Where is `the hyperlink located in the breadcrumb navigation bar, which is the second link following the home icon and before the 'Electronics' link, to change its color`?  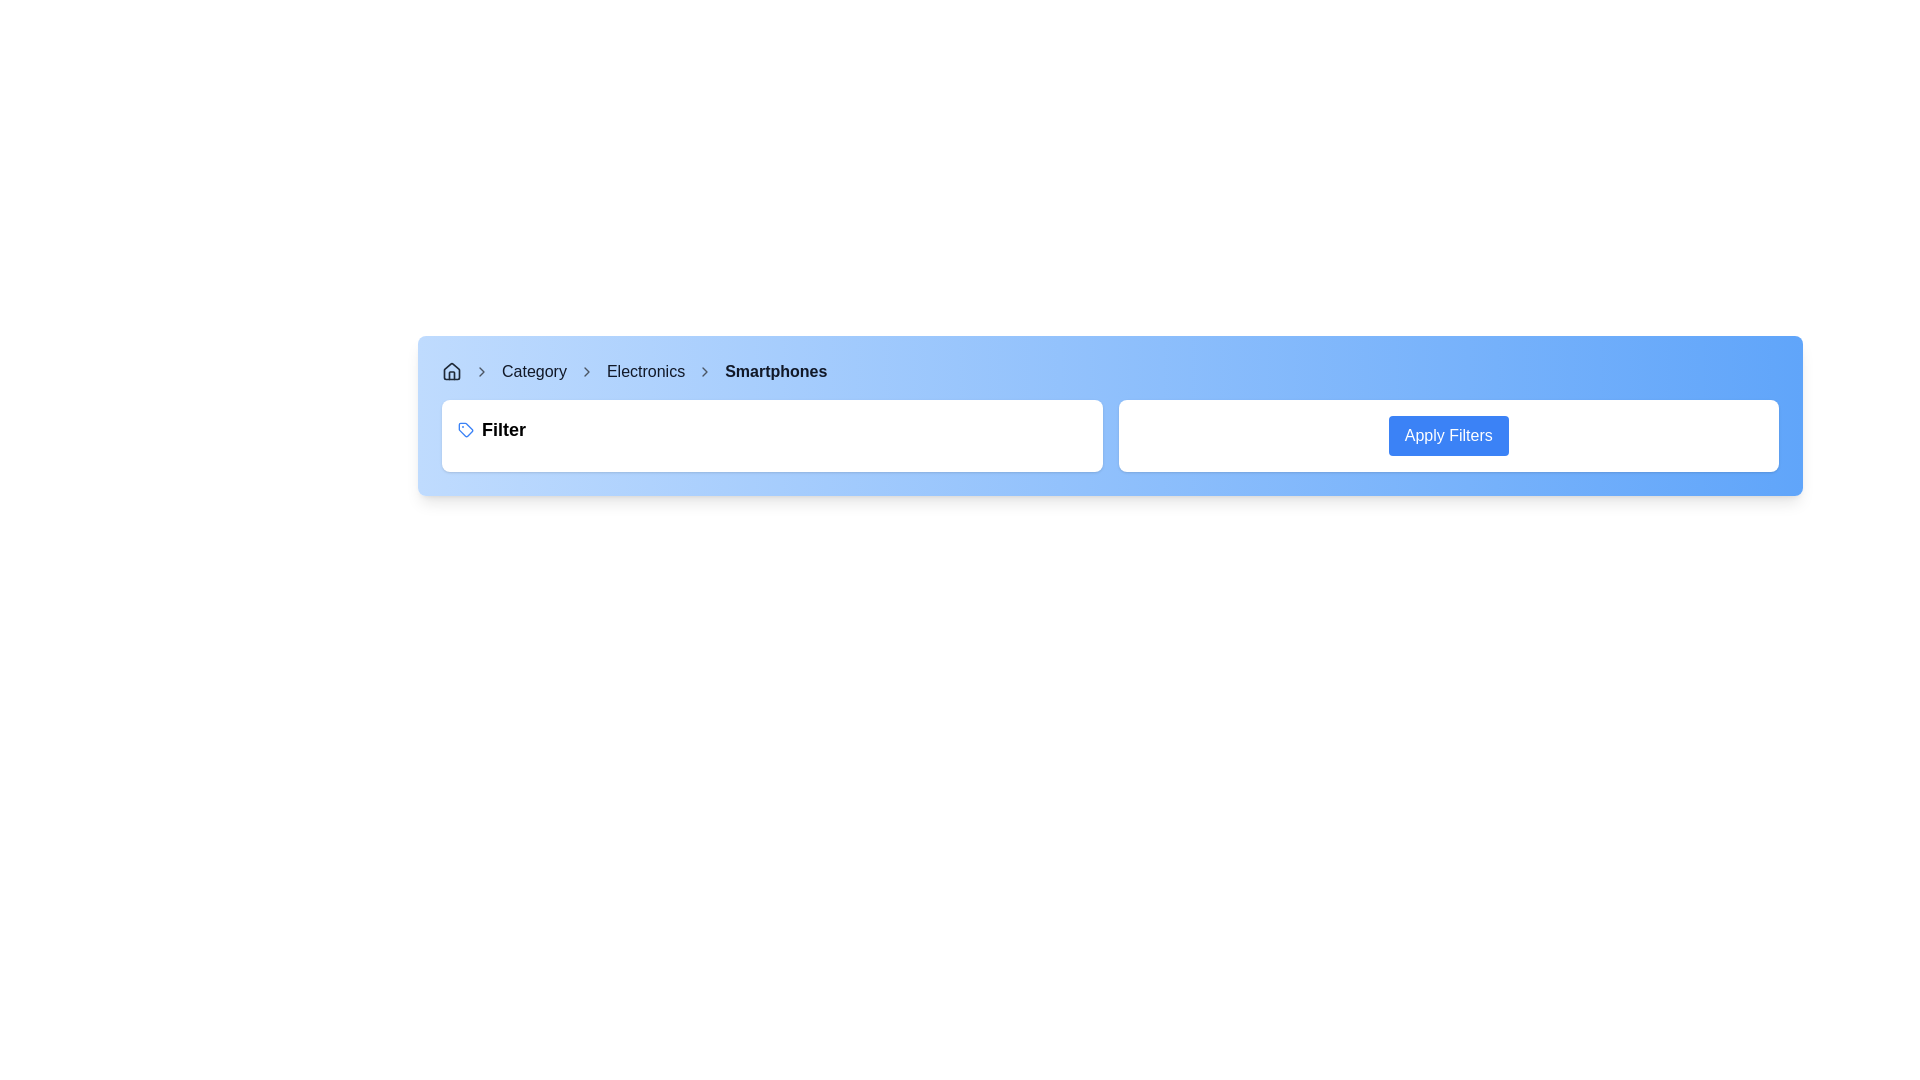 the hyperlink located in the breadcrumb navigation bar, which is the second link following the home icon and before the 'Electronics' link, to change its color is located at coordinates (534, 371).